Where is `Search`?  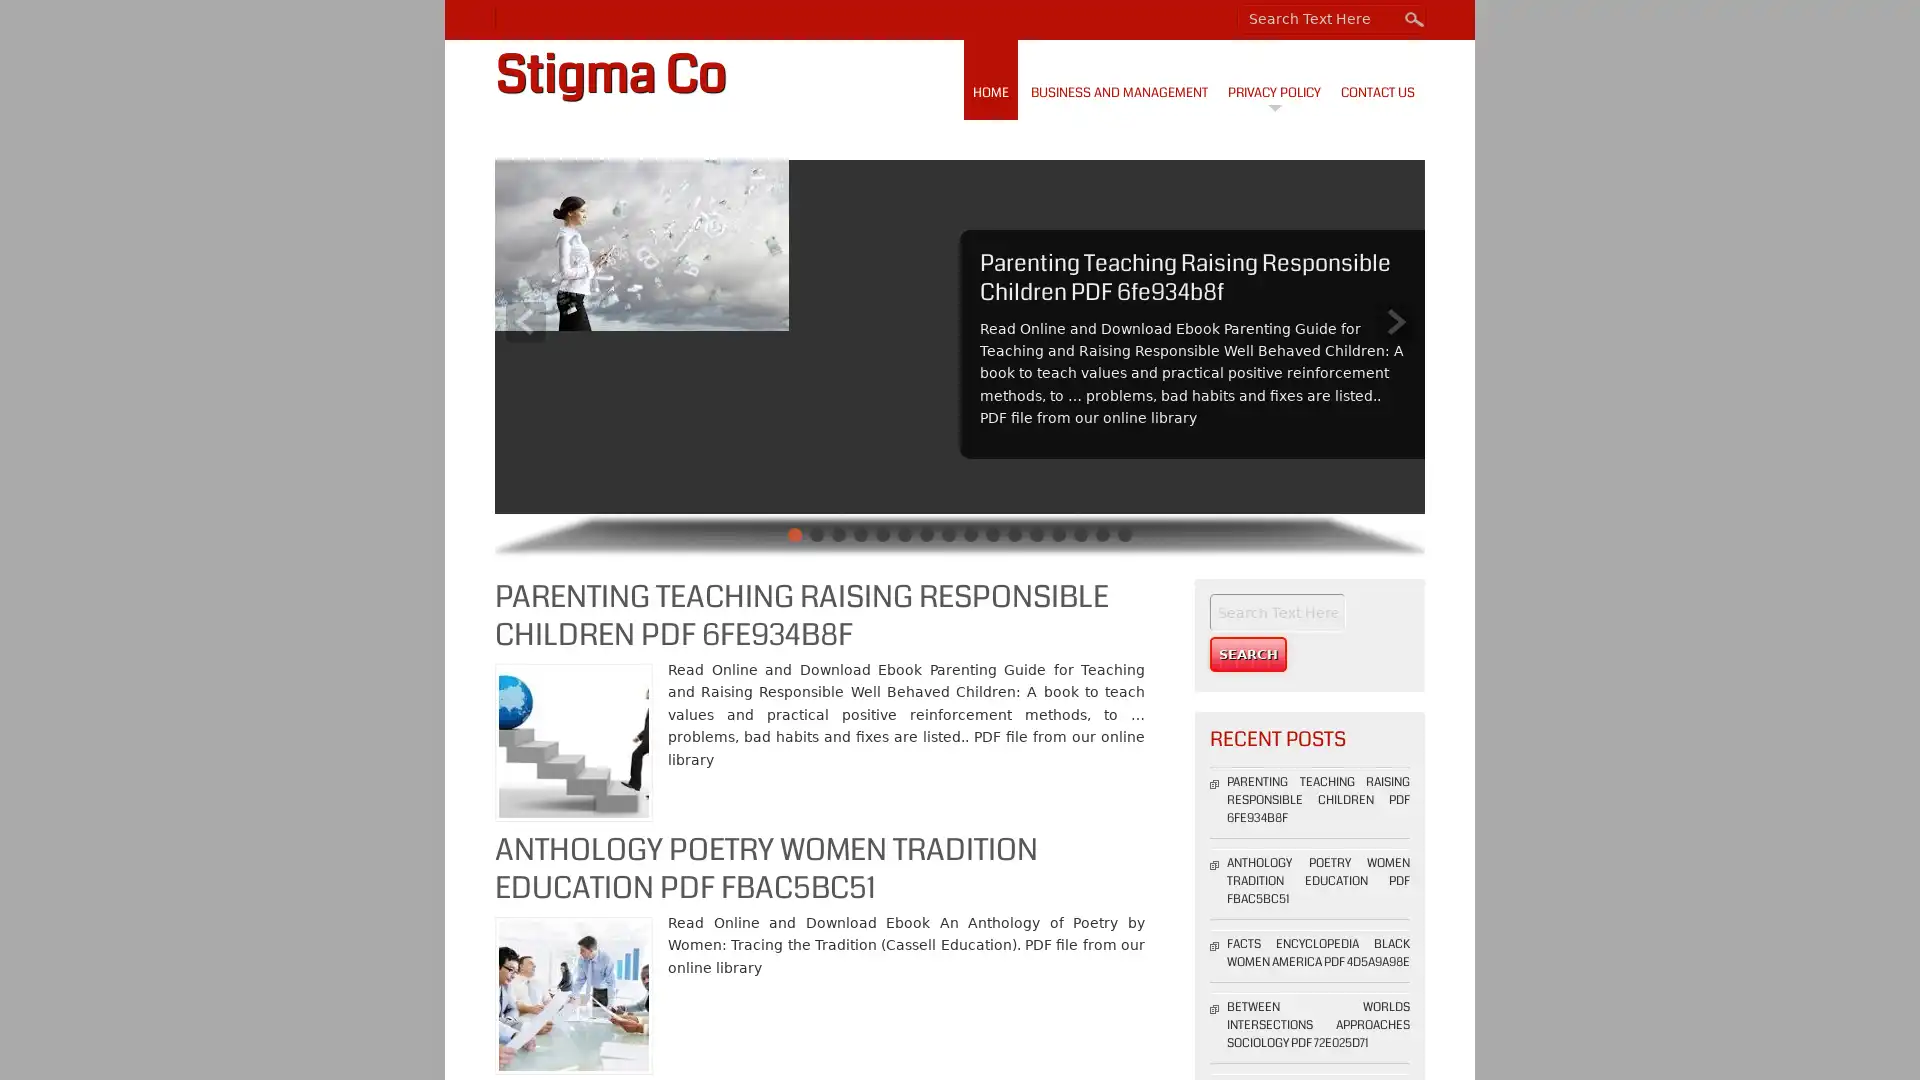 Search is located at coordinates (1247, 654).